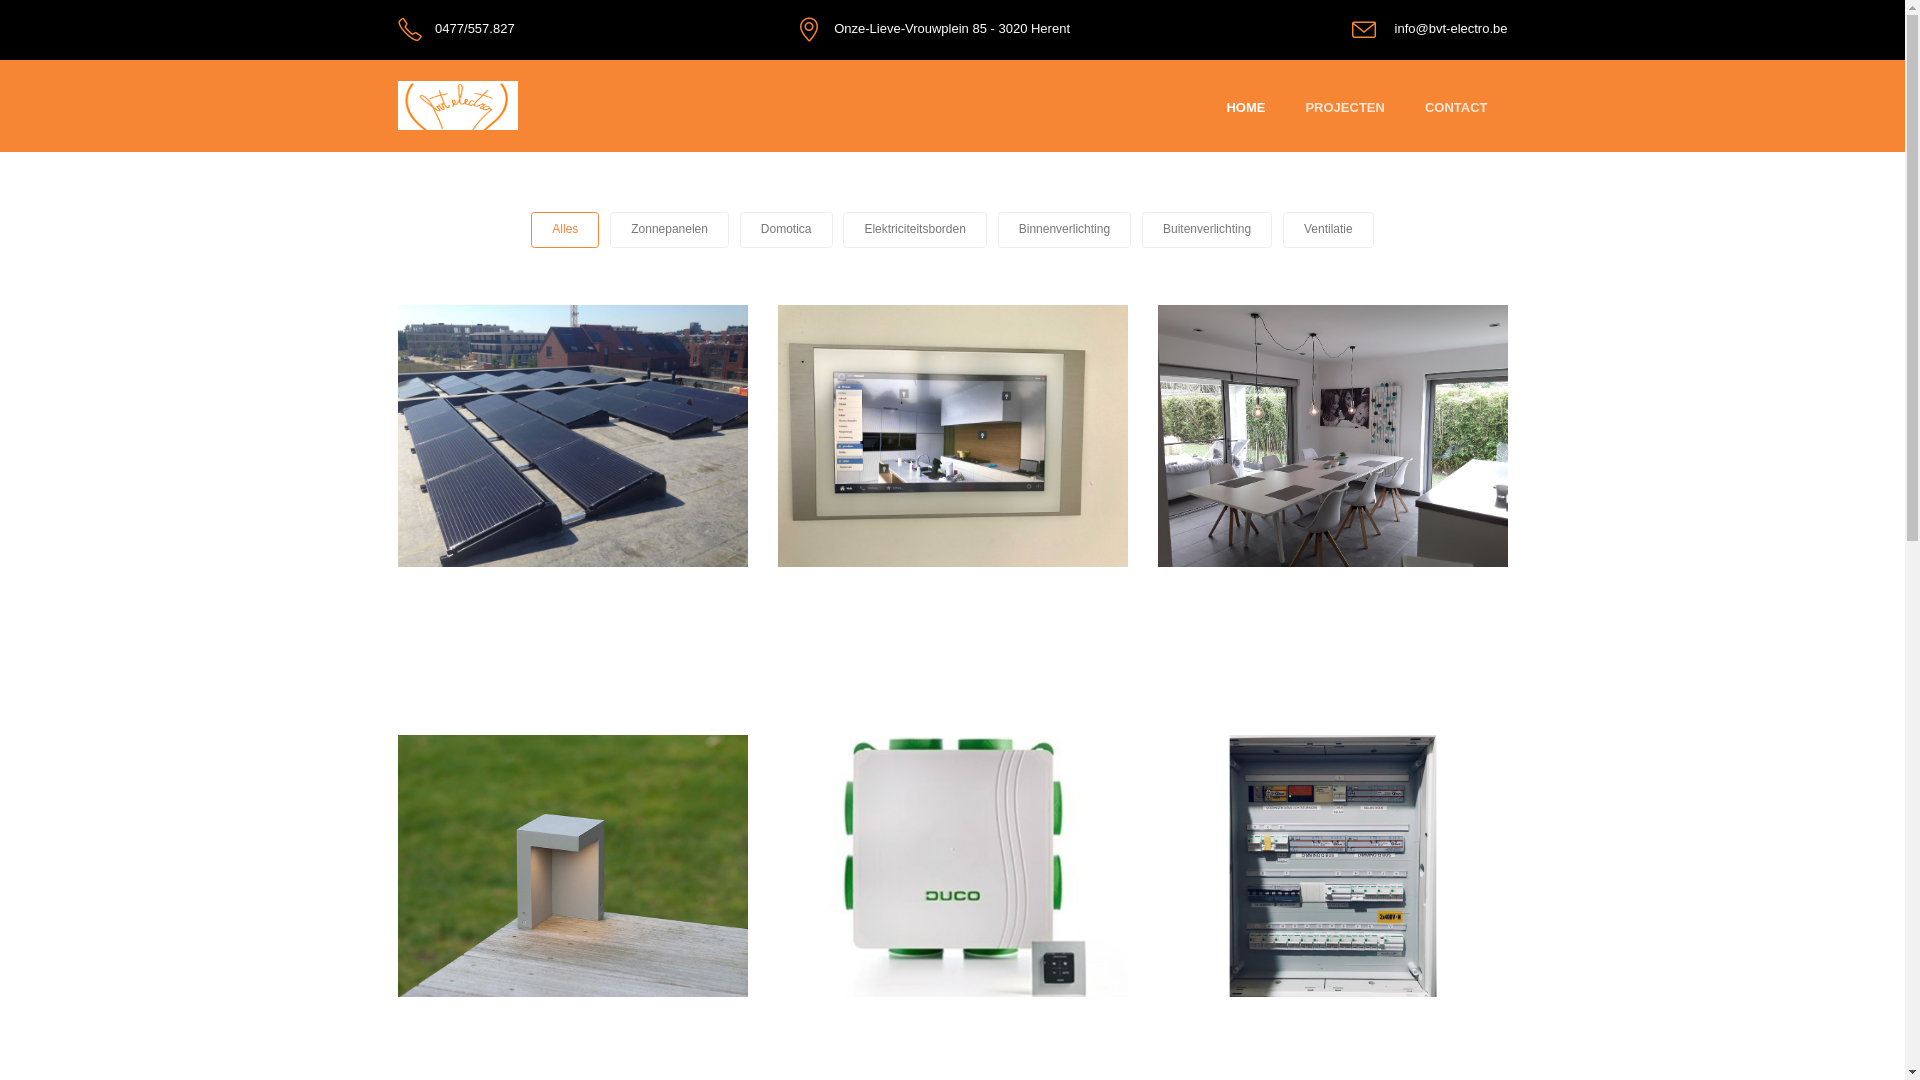 The width and height of the screenshot is (1920, 1080). I want to click on 'info@bvt-electro.be', so click(1451, 28).